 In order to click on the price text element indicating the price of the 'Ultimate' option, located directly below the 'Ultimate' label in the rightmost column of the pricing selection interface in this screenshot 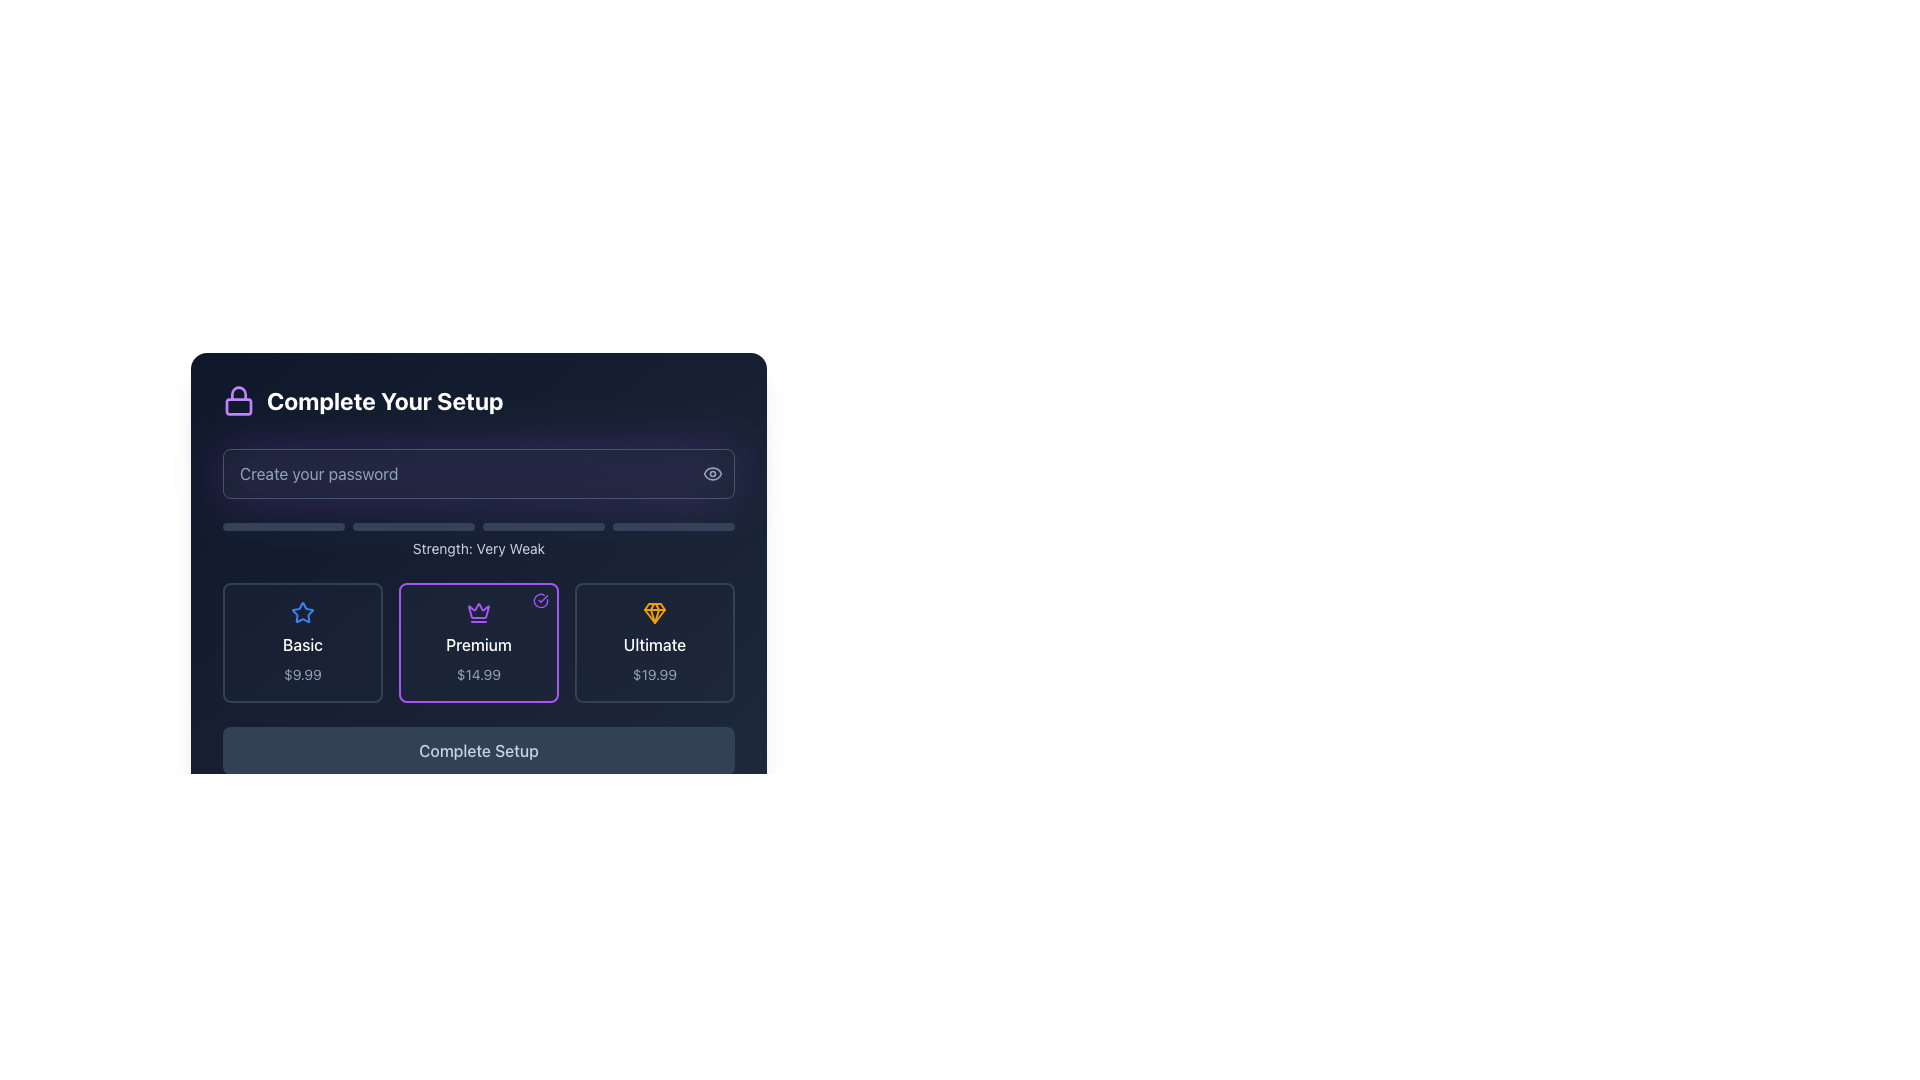, I will do `click(654, 675)`.